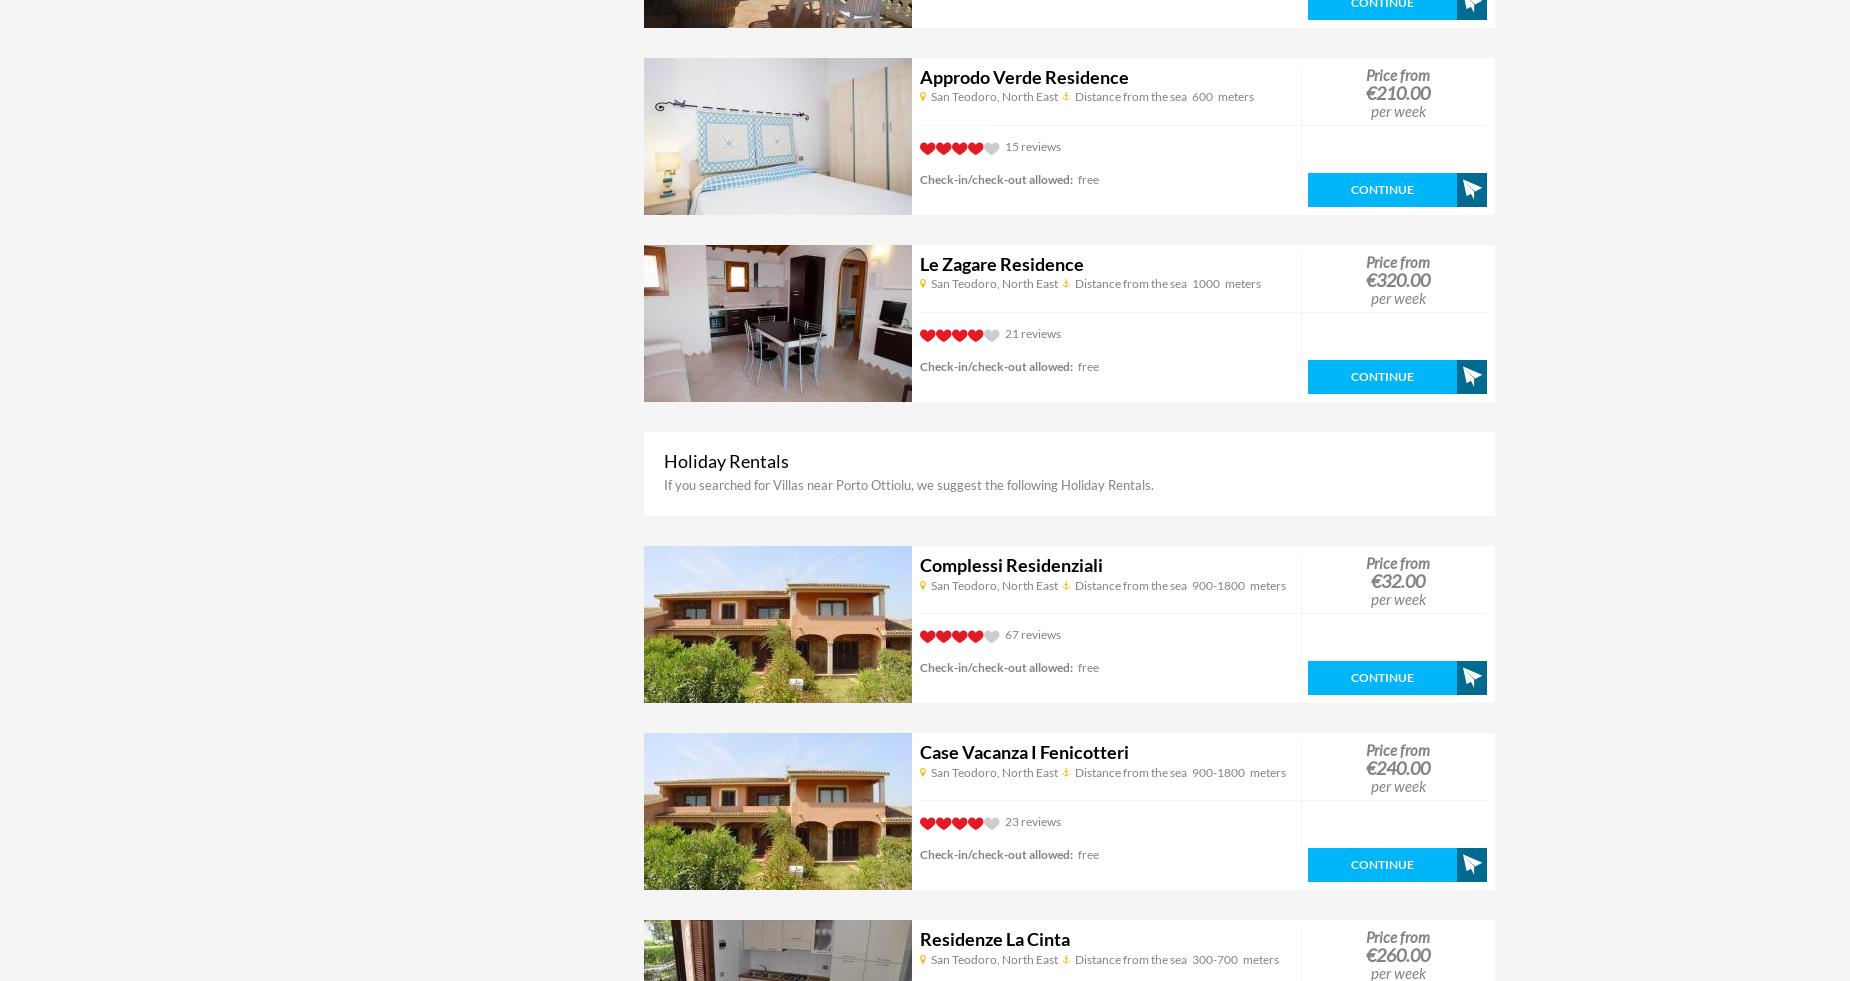 The image size is (1850, 981). I want to click on '€210.00', so click(1398, 91).